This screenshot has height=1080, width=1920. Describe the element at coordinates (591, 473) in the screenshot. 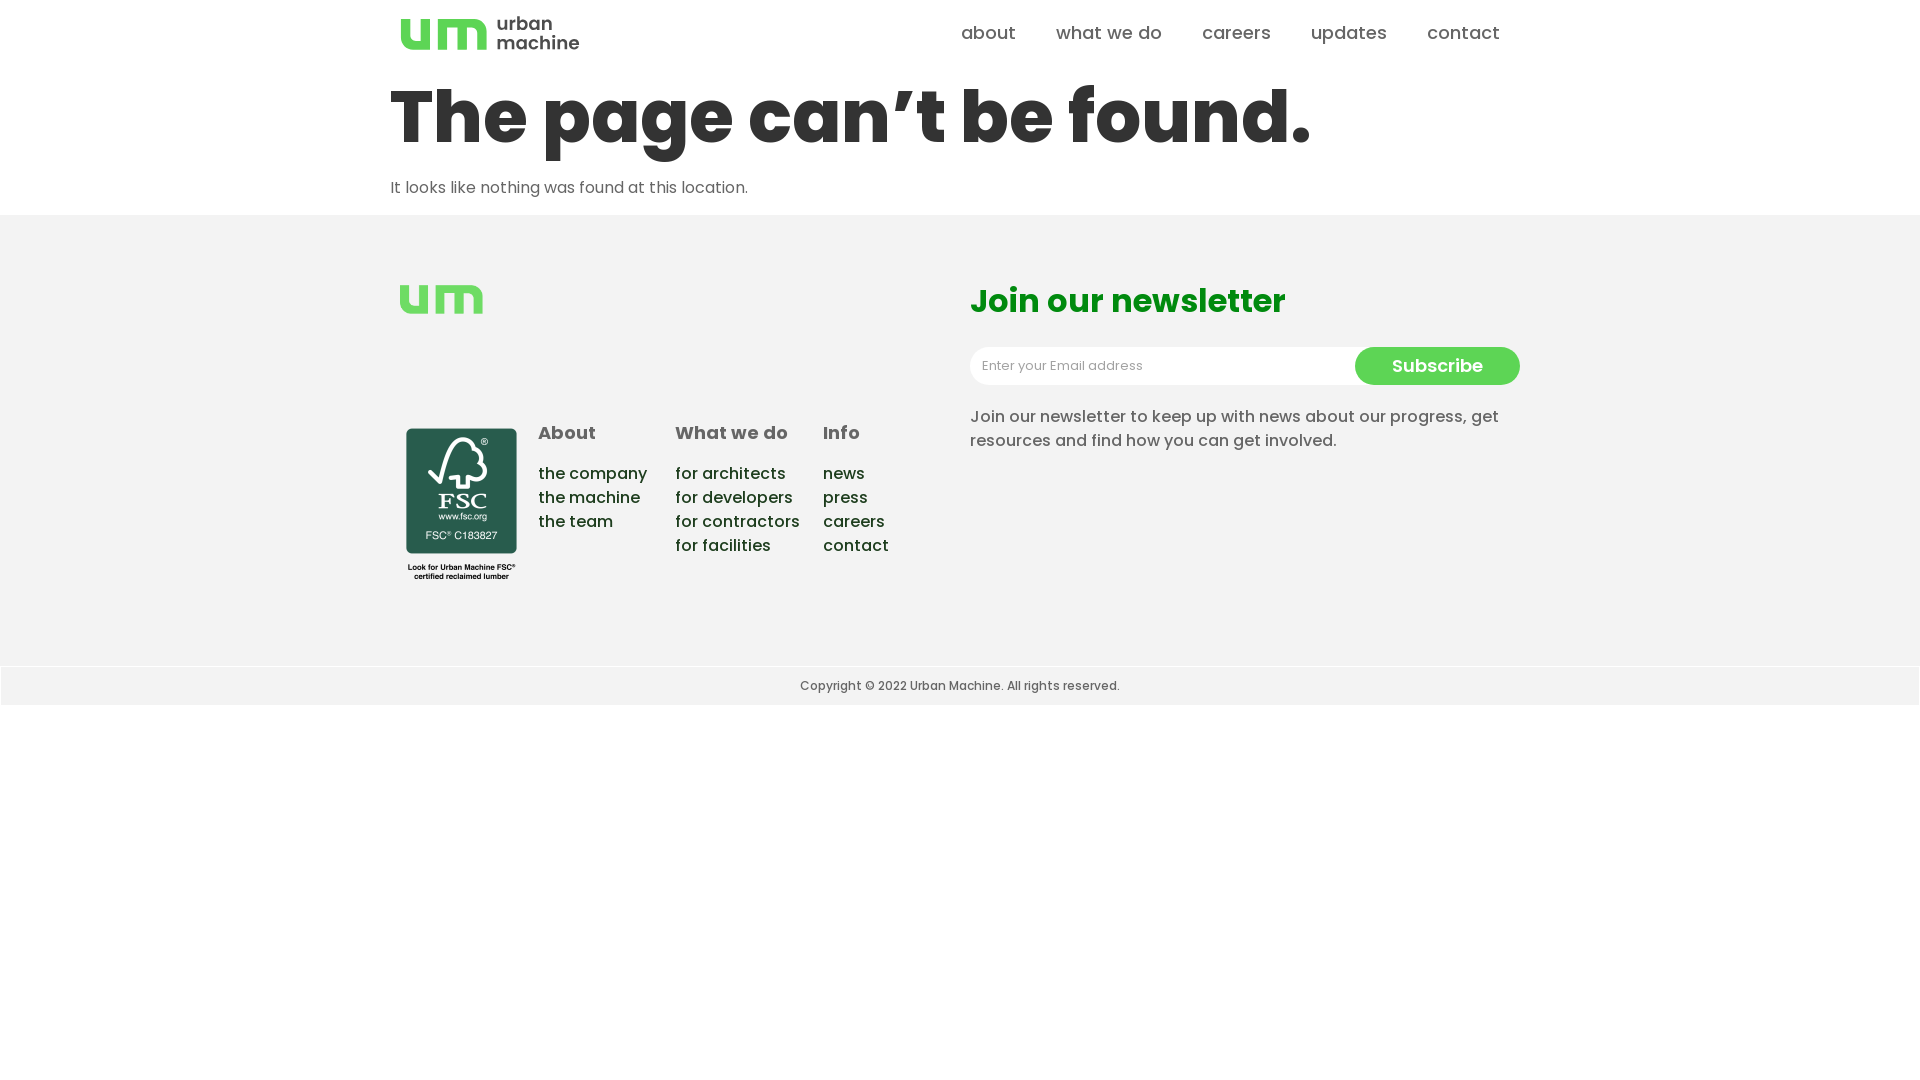

I see `'the company'` at that location.